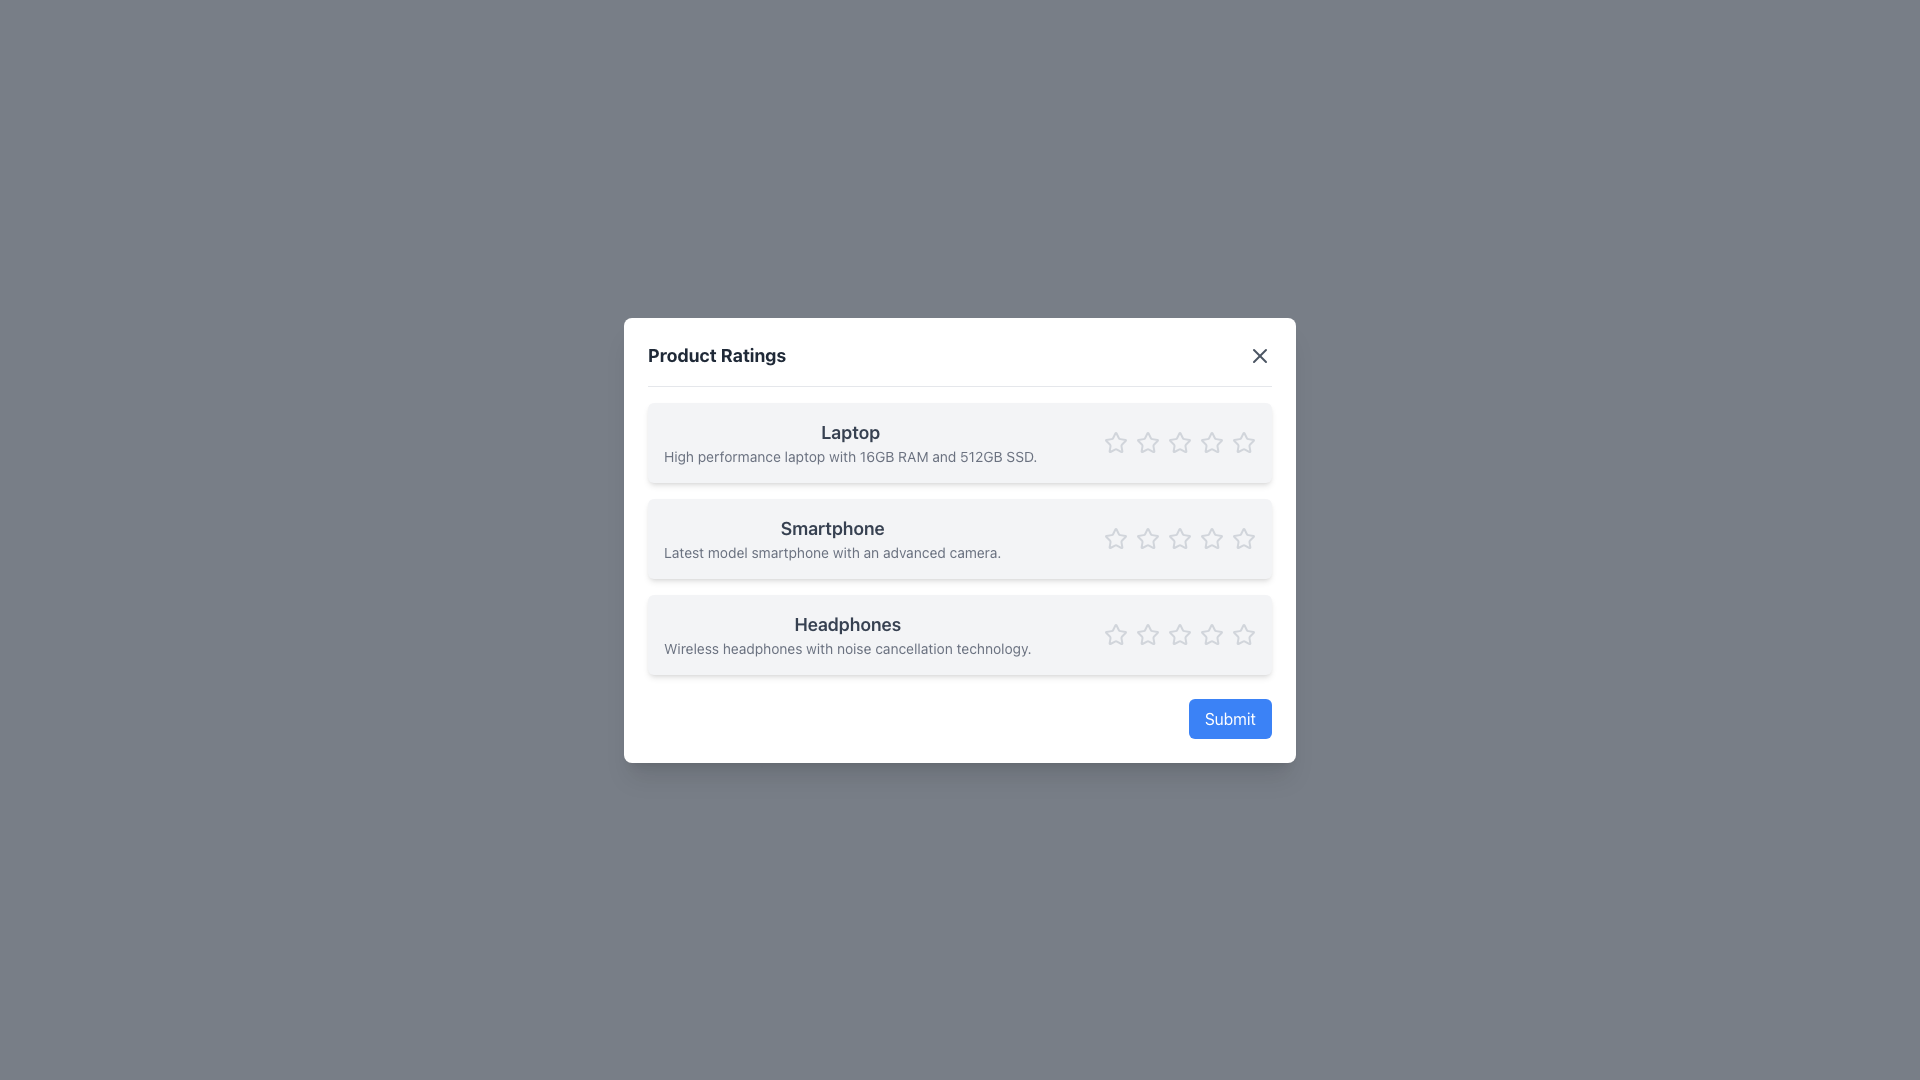 This screenshot has width=1920, height=1080. What do you see at coordinates (960, 633) in the screenshot?
I see `the title and description section for the product 'Headphones', which is the third item in a vertical list of product details within a modal dialog` at bounding box center [960, 633].